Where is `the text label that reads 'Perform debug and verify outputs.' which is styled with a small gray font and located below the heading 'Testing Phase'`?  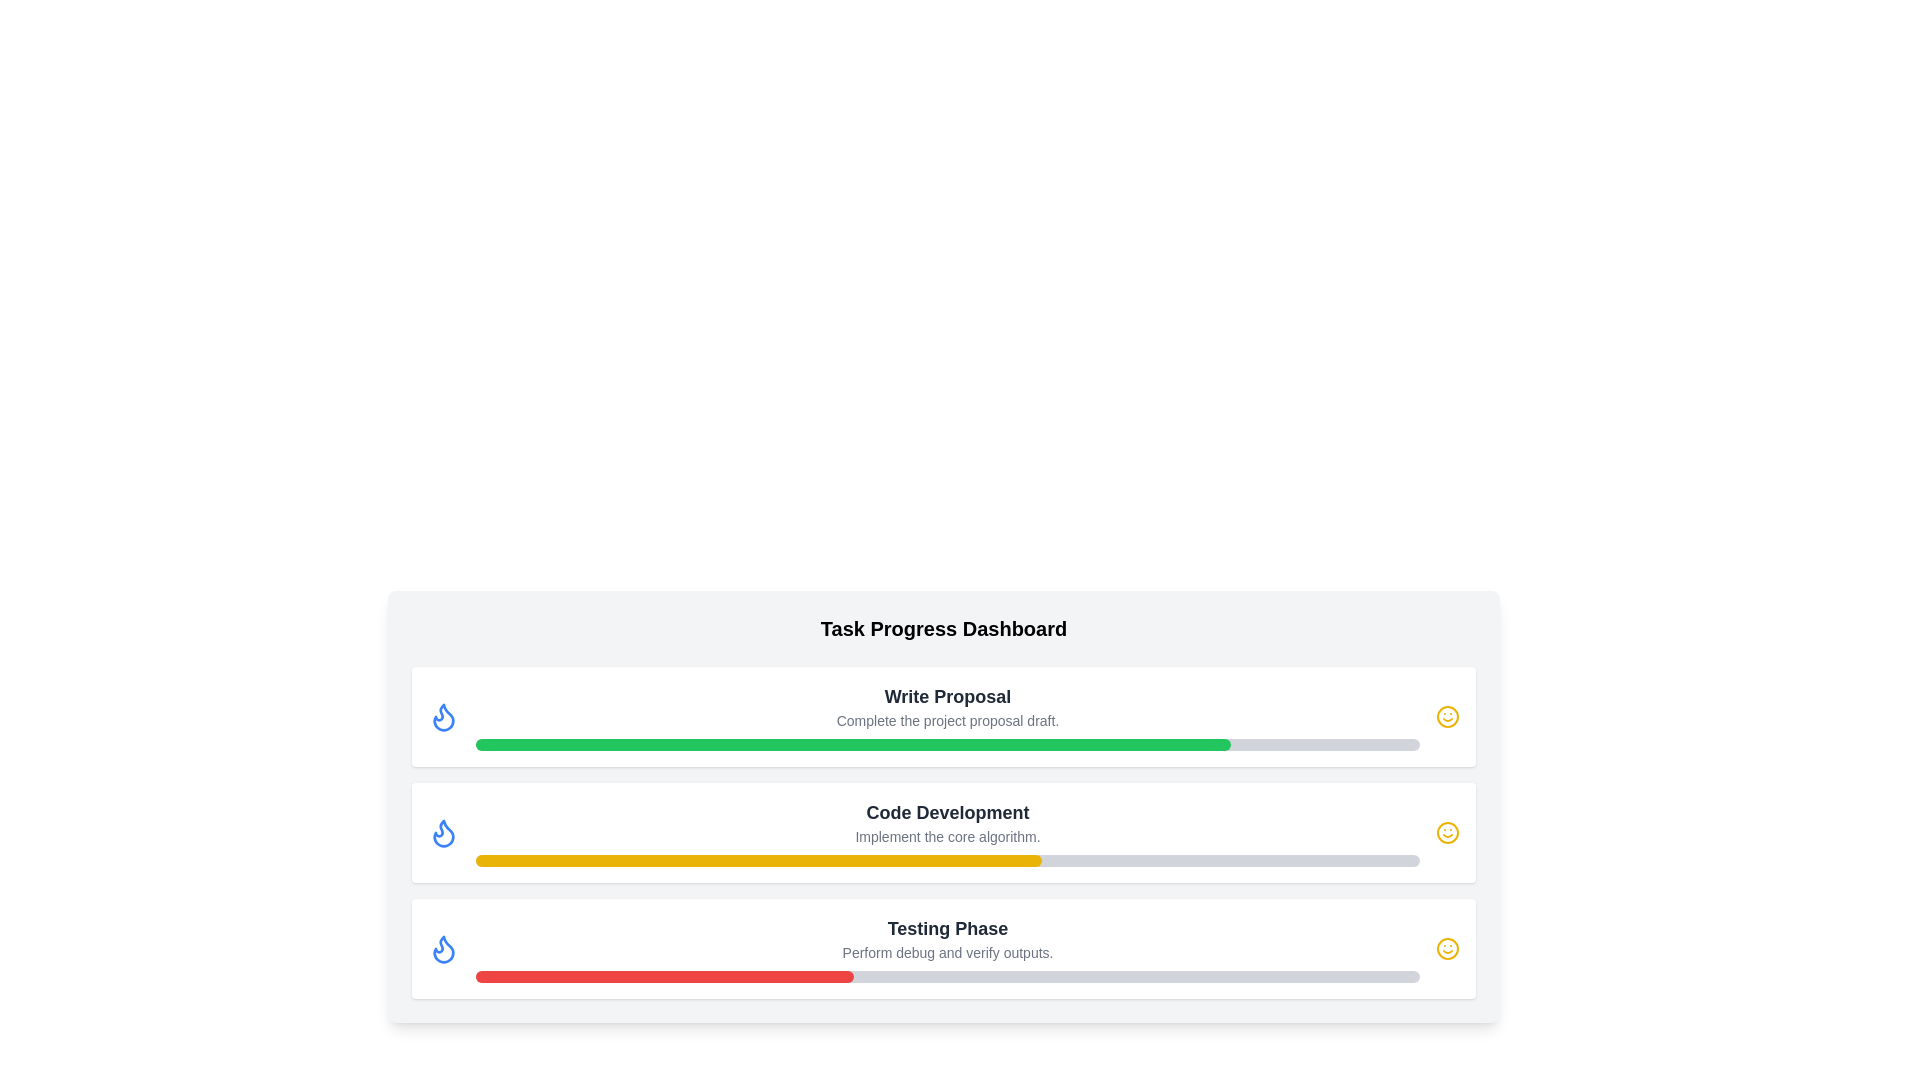 the text label that reads 'Perform debug and verify outputs.' which is styled with a small gray font and located below the heading 'Testing Phase' is located at coordinates (947, 951).